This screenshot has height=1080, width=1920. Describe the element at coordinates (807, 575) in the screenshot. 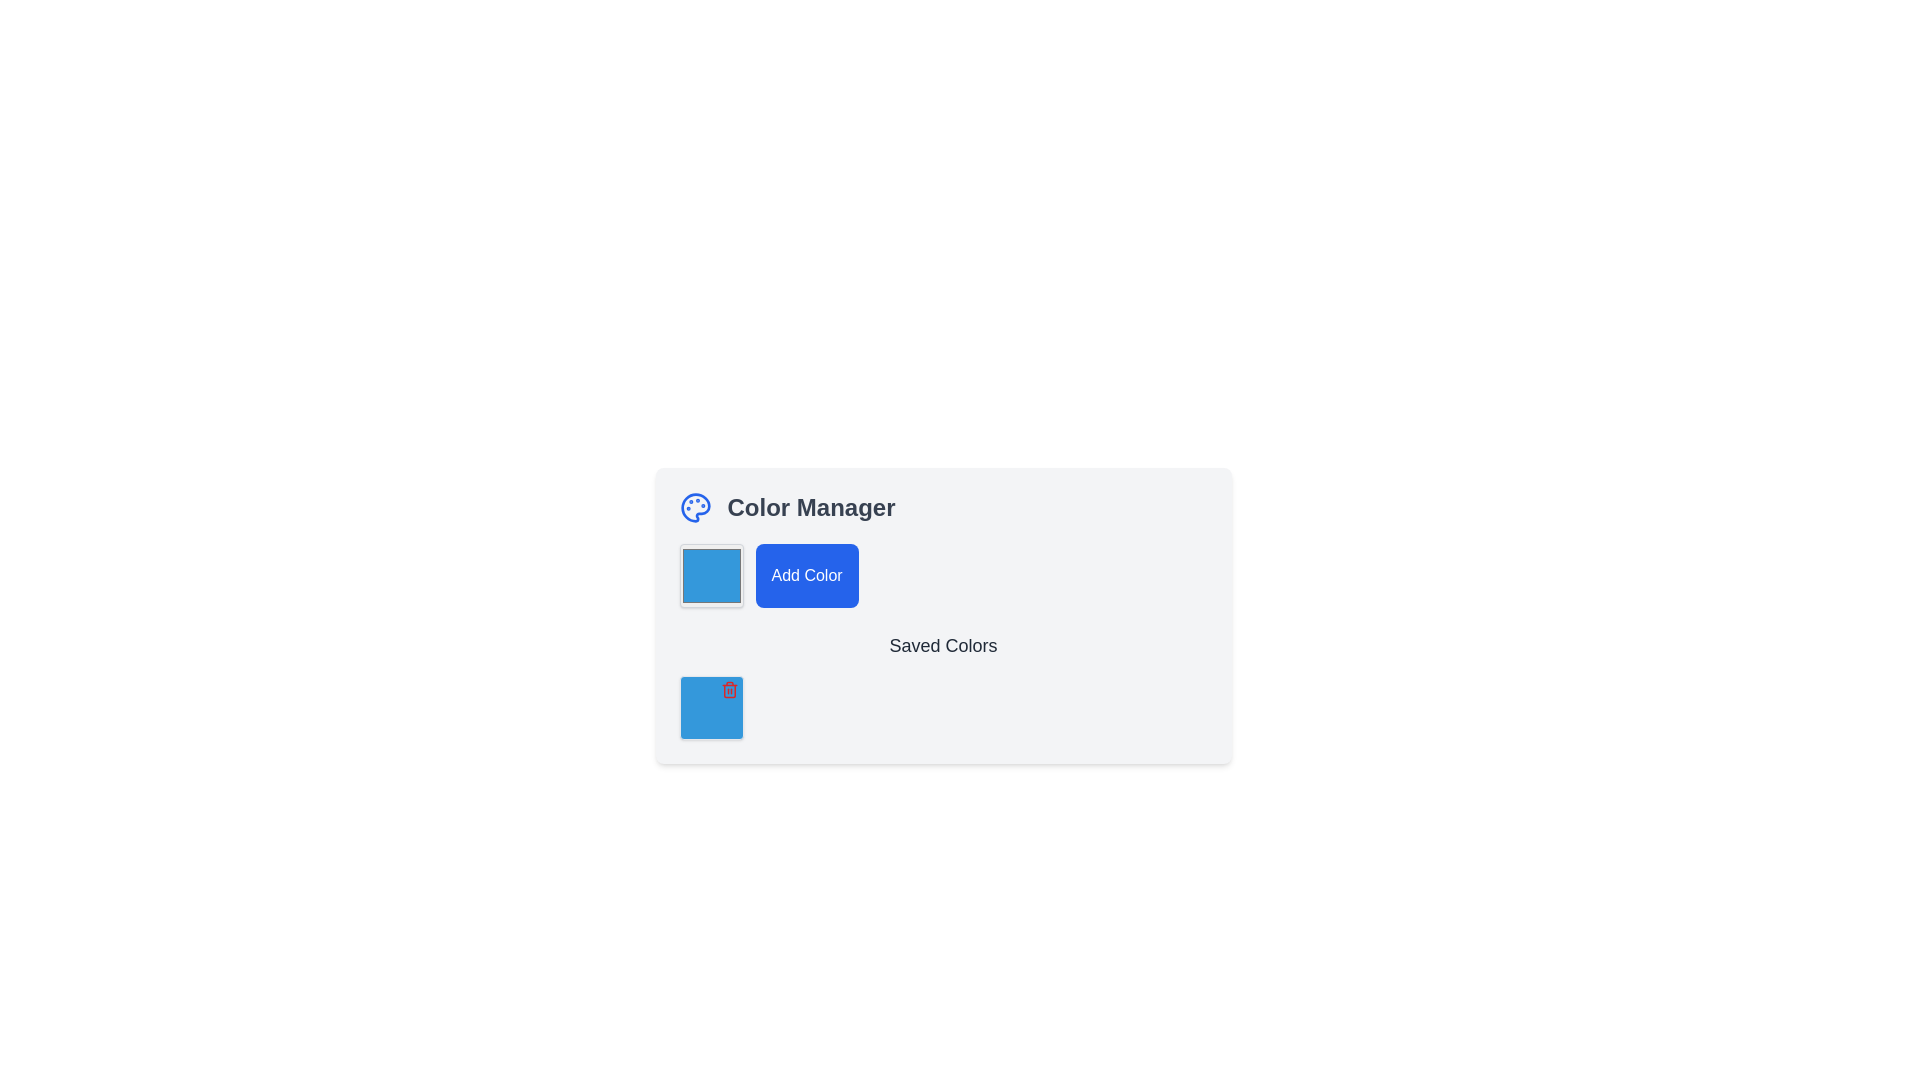

I see `the second button in the 'Color Manager' section` at that location.